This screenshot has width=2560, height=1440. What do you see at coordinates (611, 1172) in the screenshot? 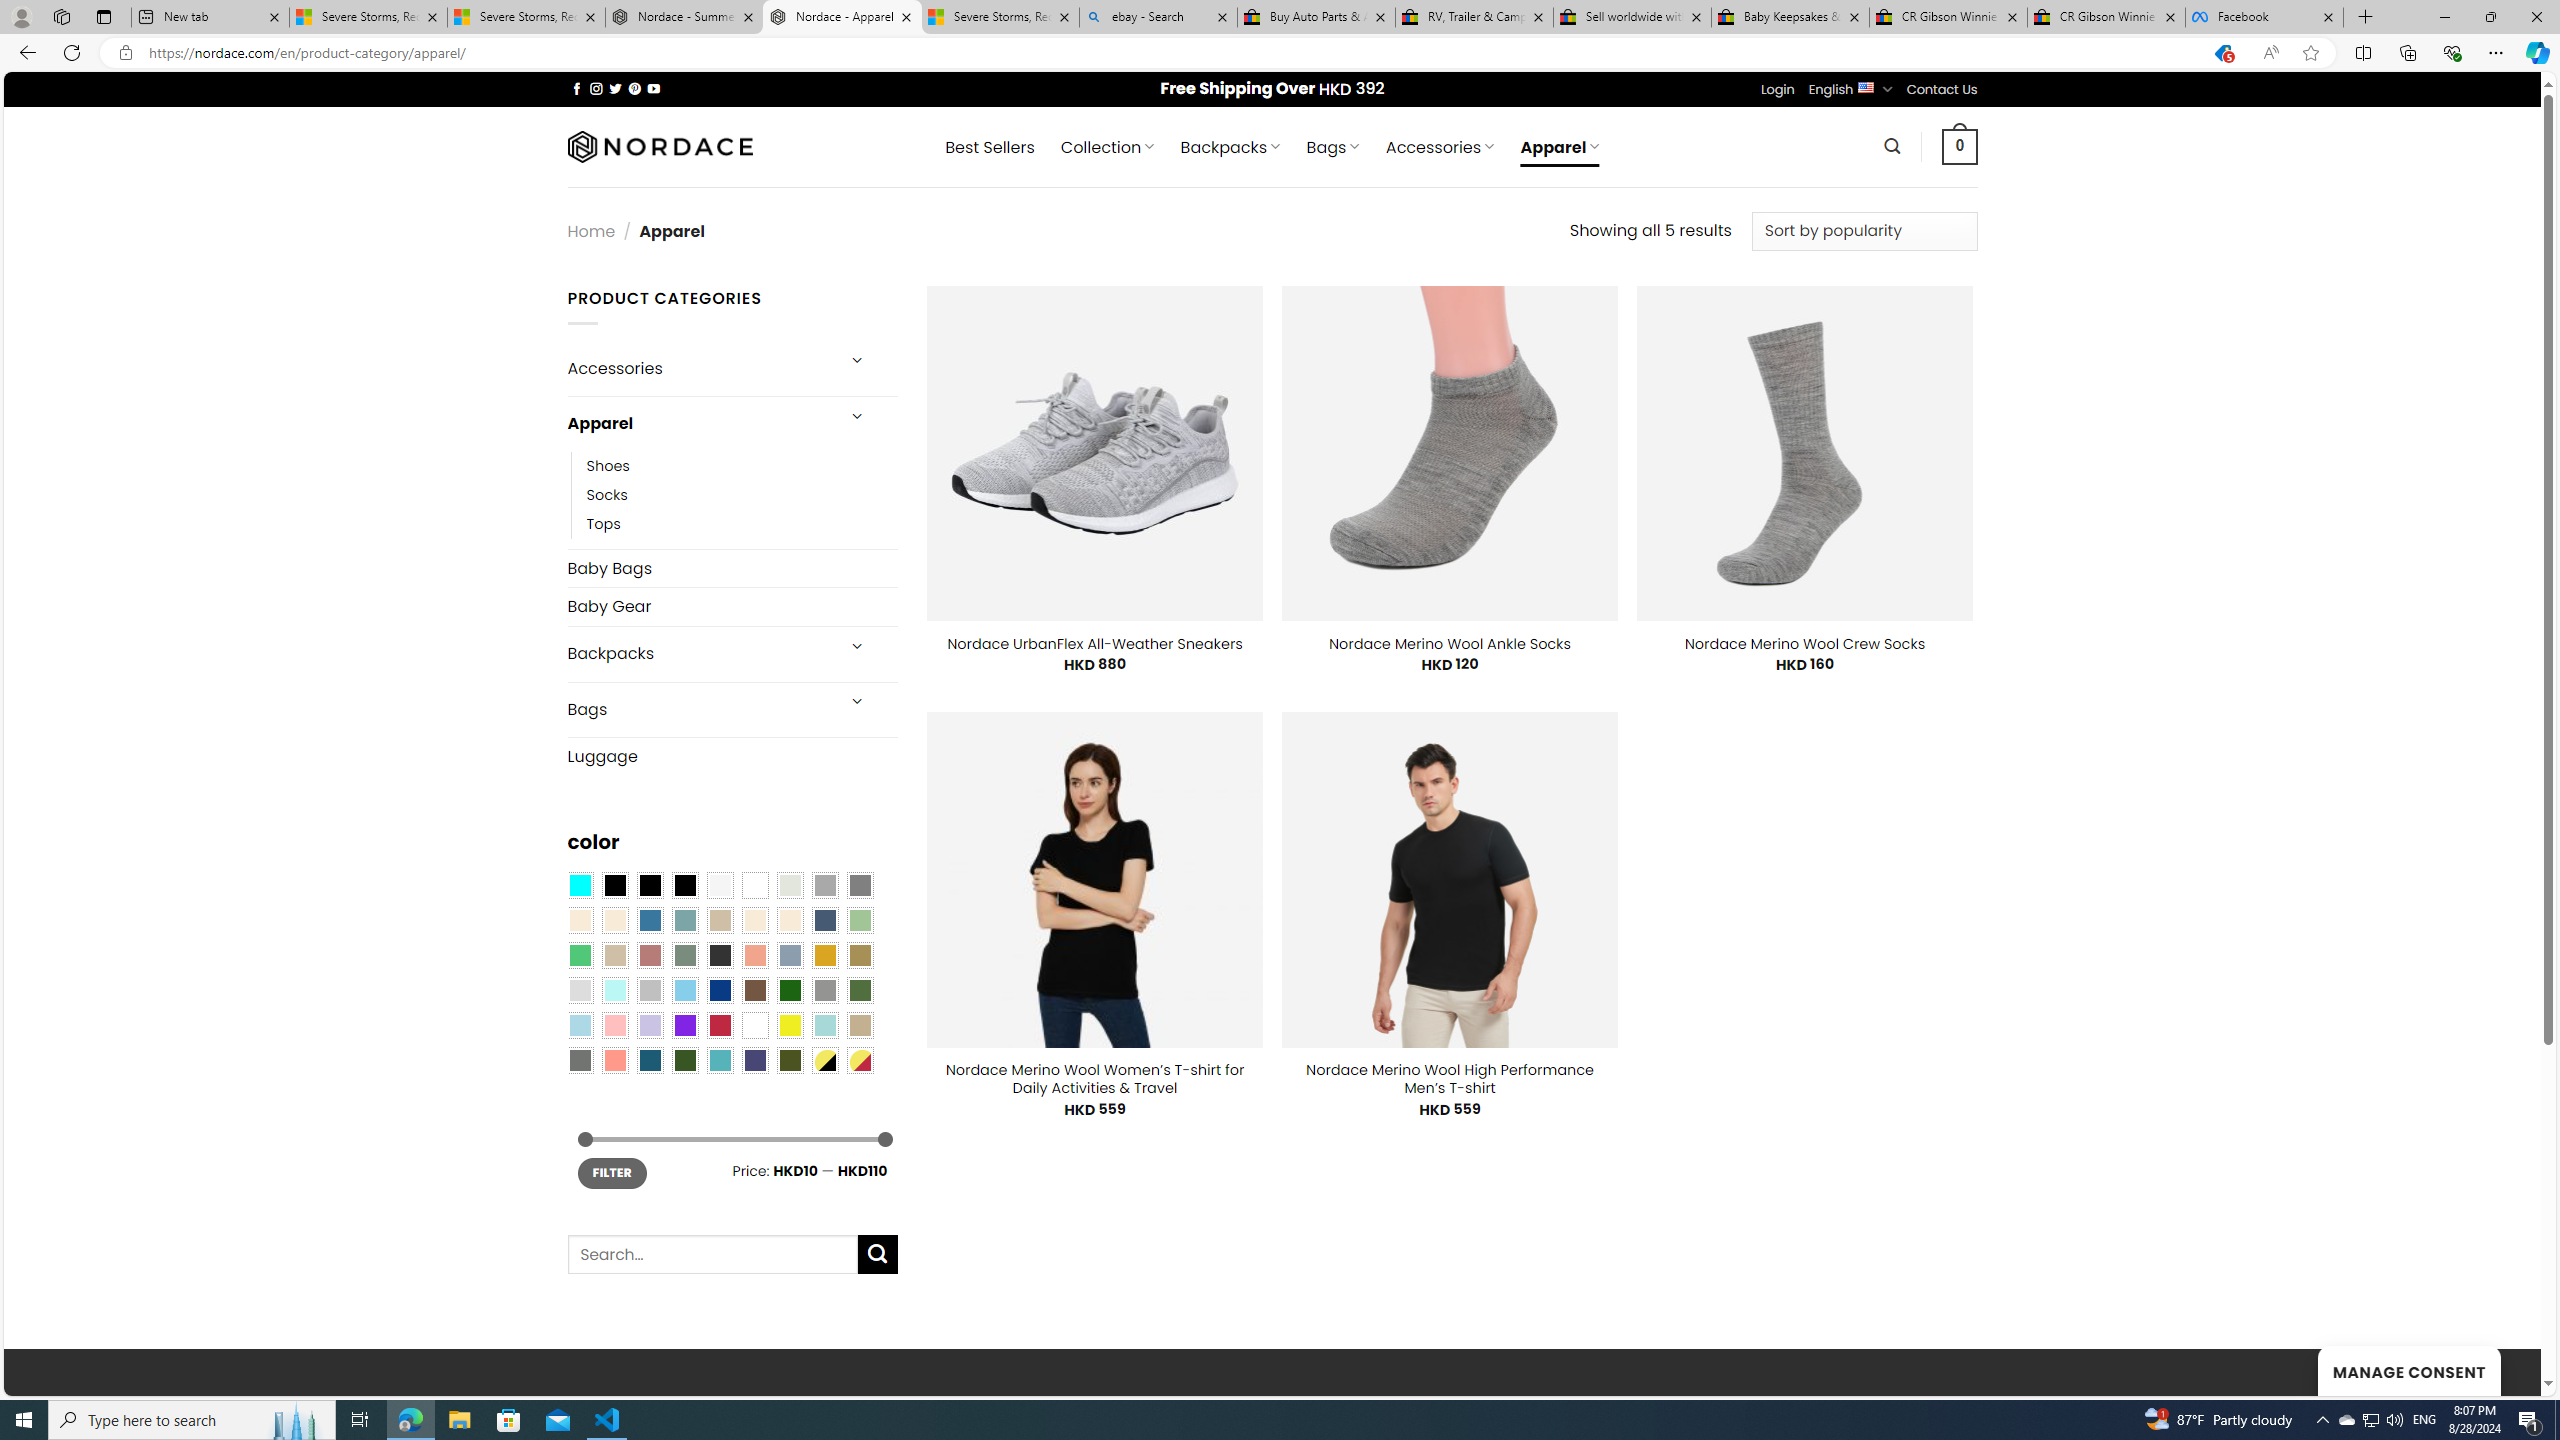
I see `'FILTER'` at bounding box center [611, 1172].